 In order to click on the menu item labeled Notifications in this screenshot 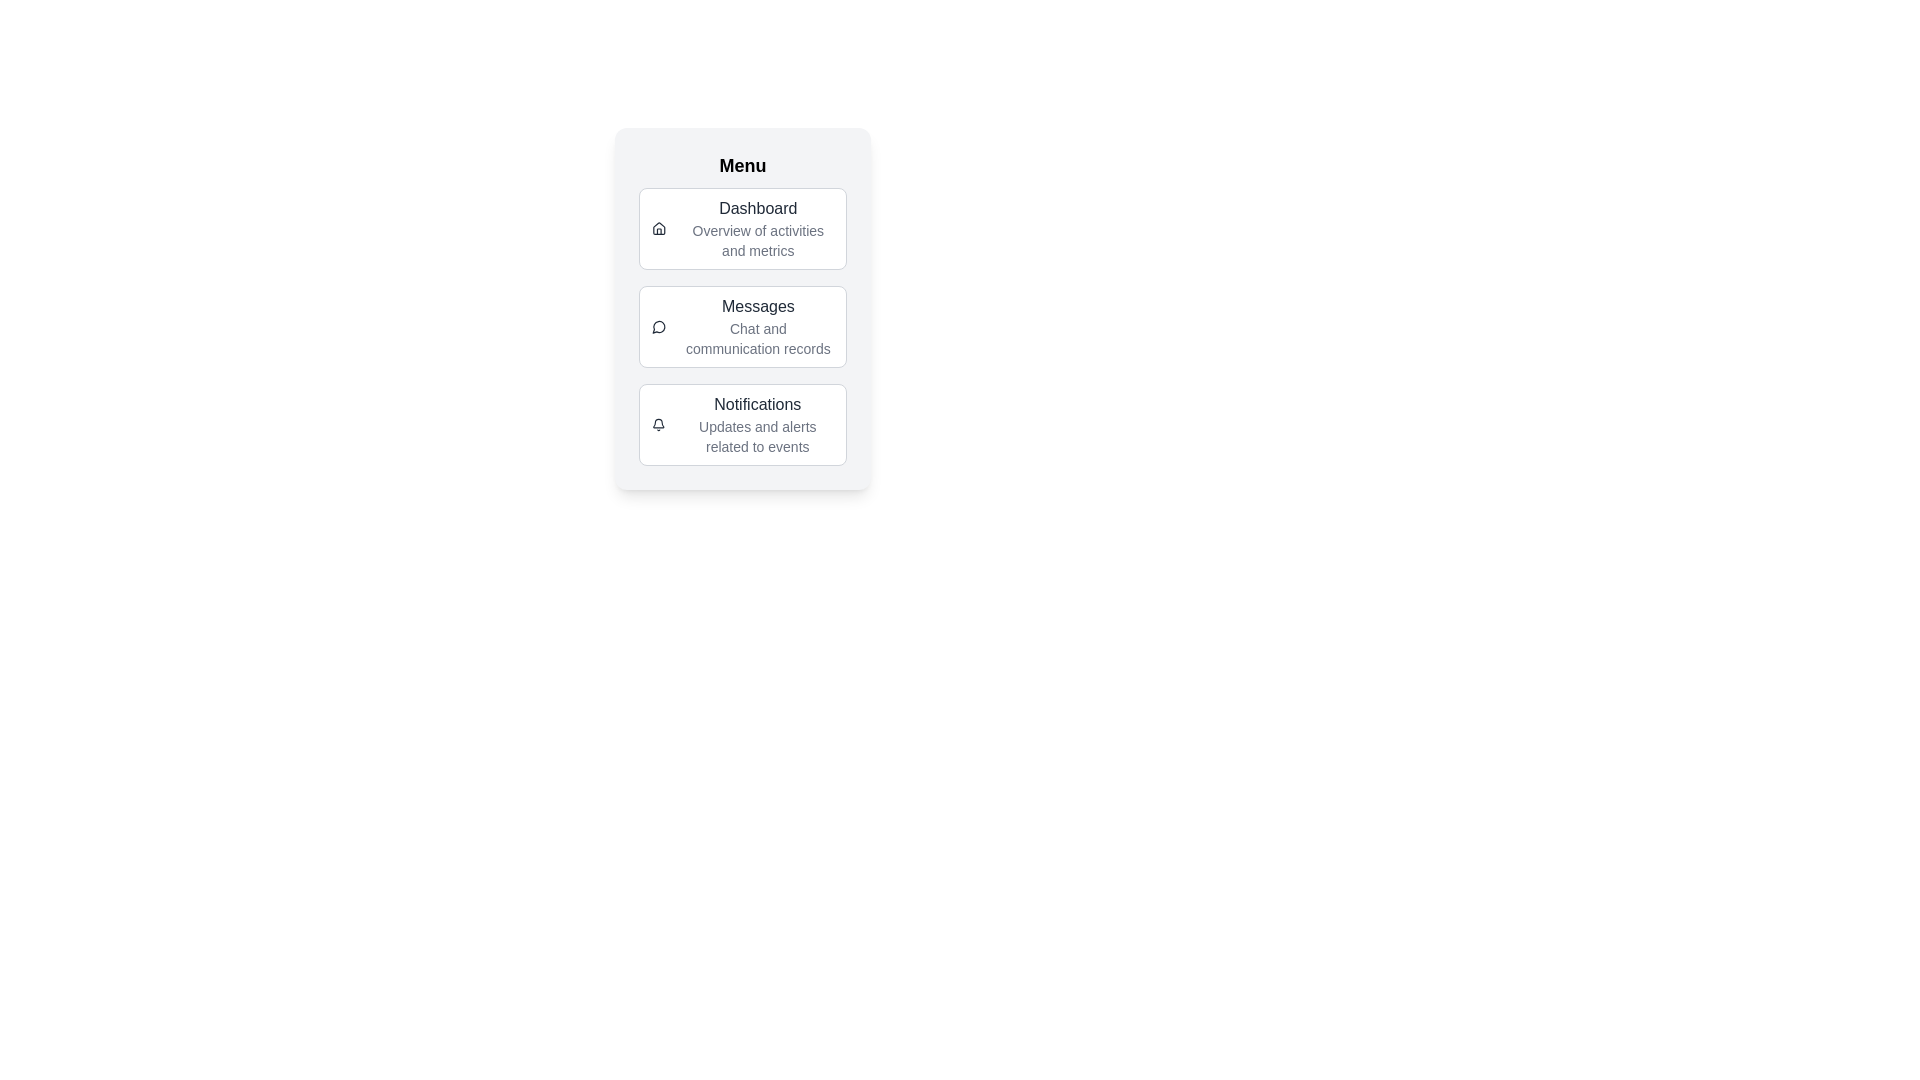, I will do `click(742, 423)`.